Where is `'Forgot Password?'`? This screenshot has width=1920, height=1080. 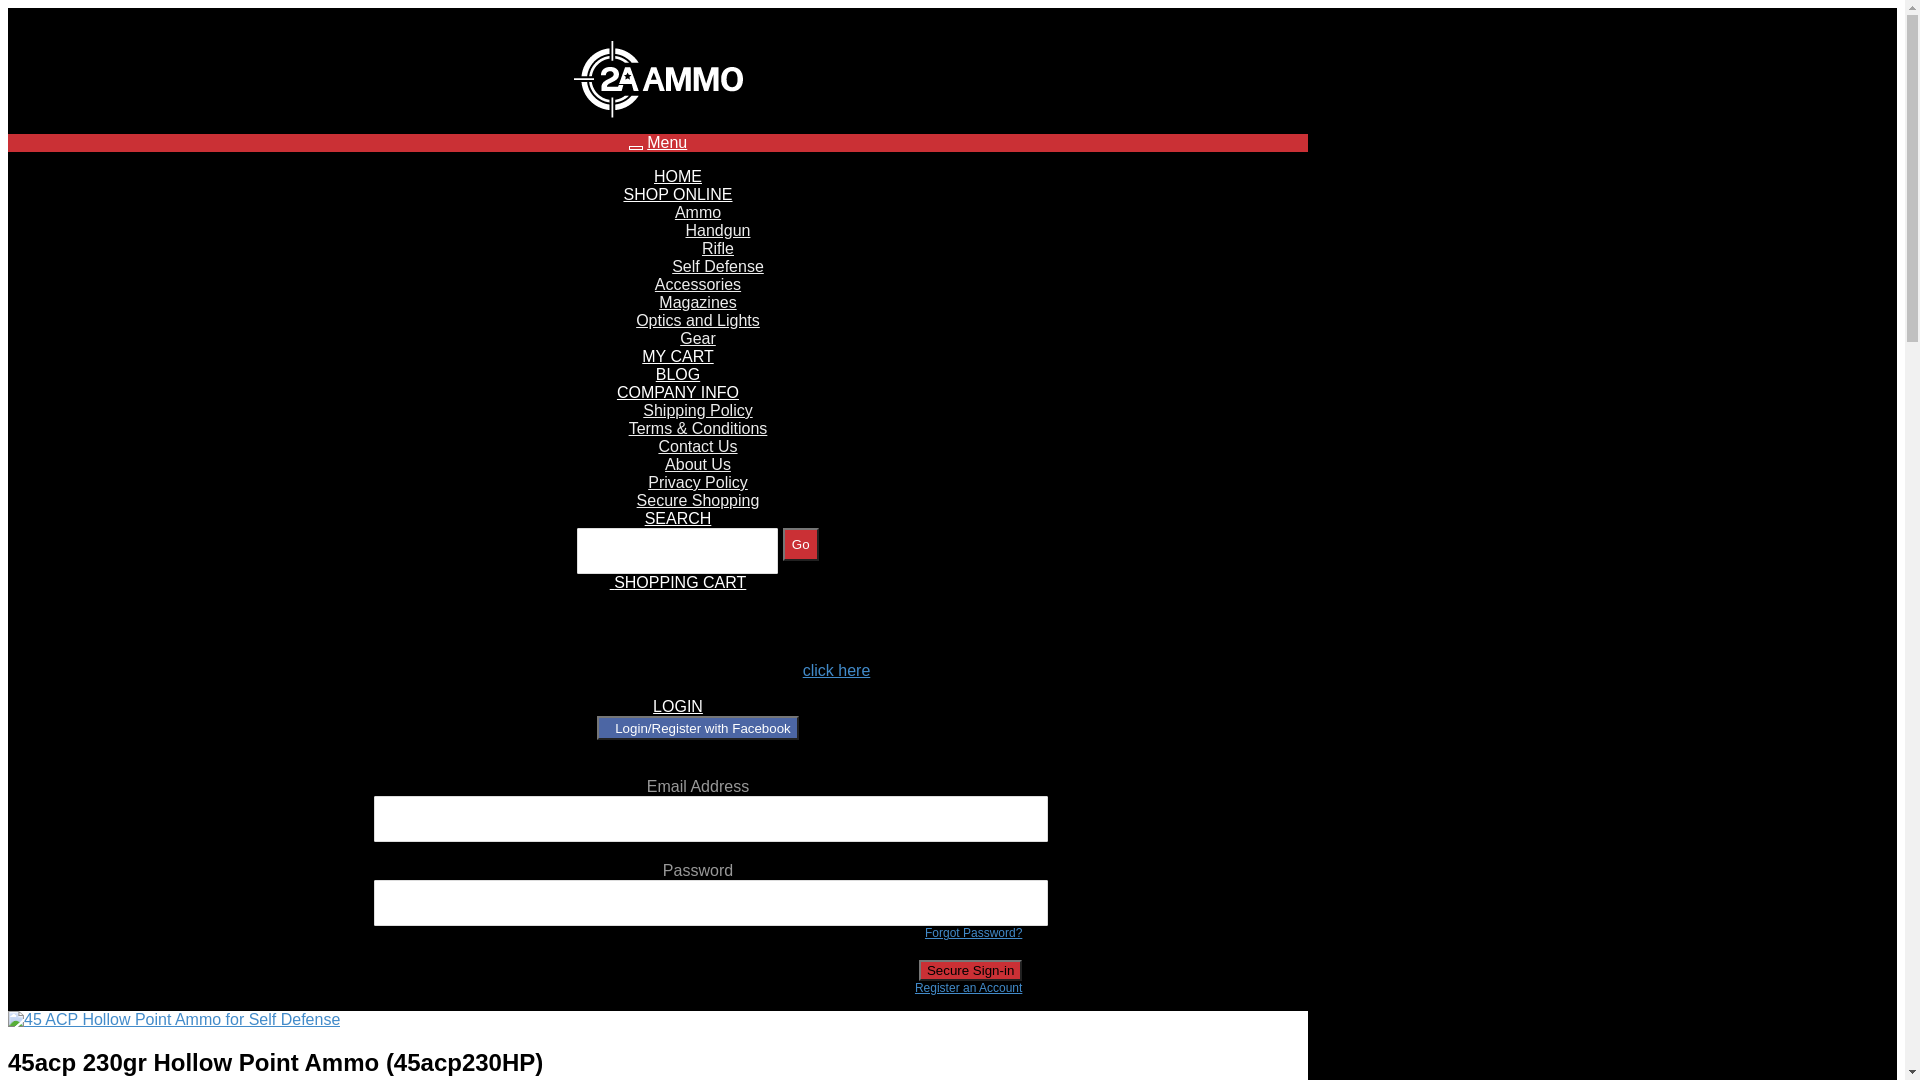
'Forgot Password?' is located at coordinates (973, 933).